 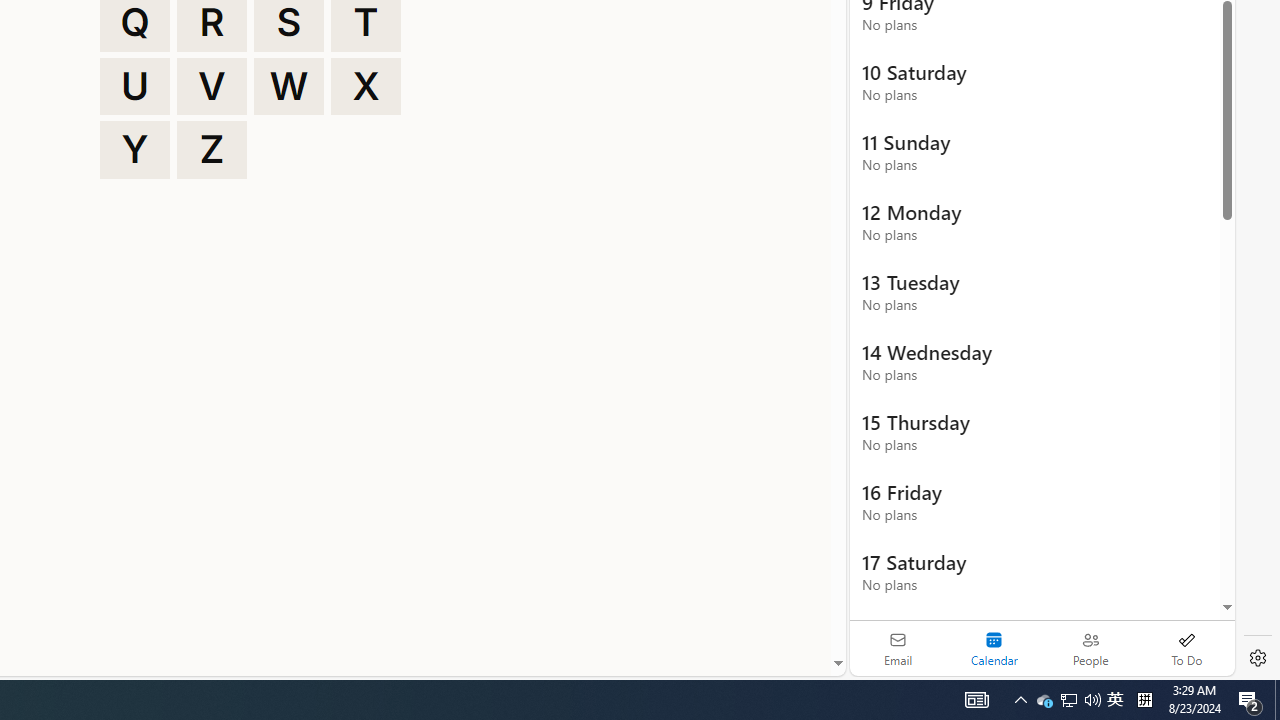 What do you see at coordinates (897, 648) in the screenshot?
I see `'Email'` at bounding box center [897, 648].